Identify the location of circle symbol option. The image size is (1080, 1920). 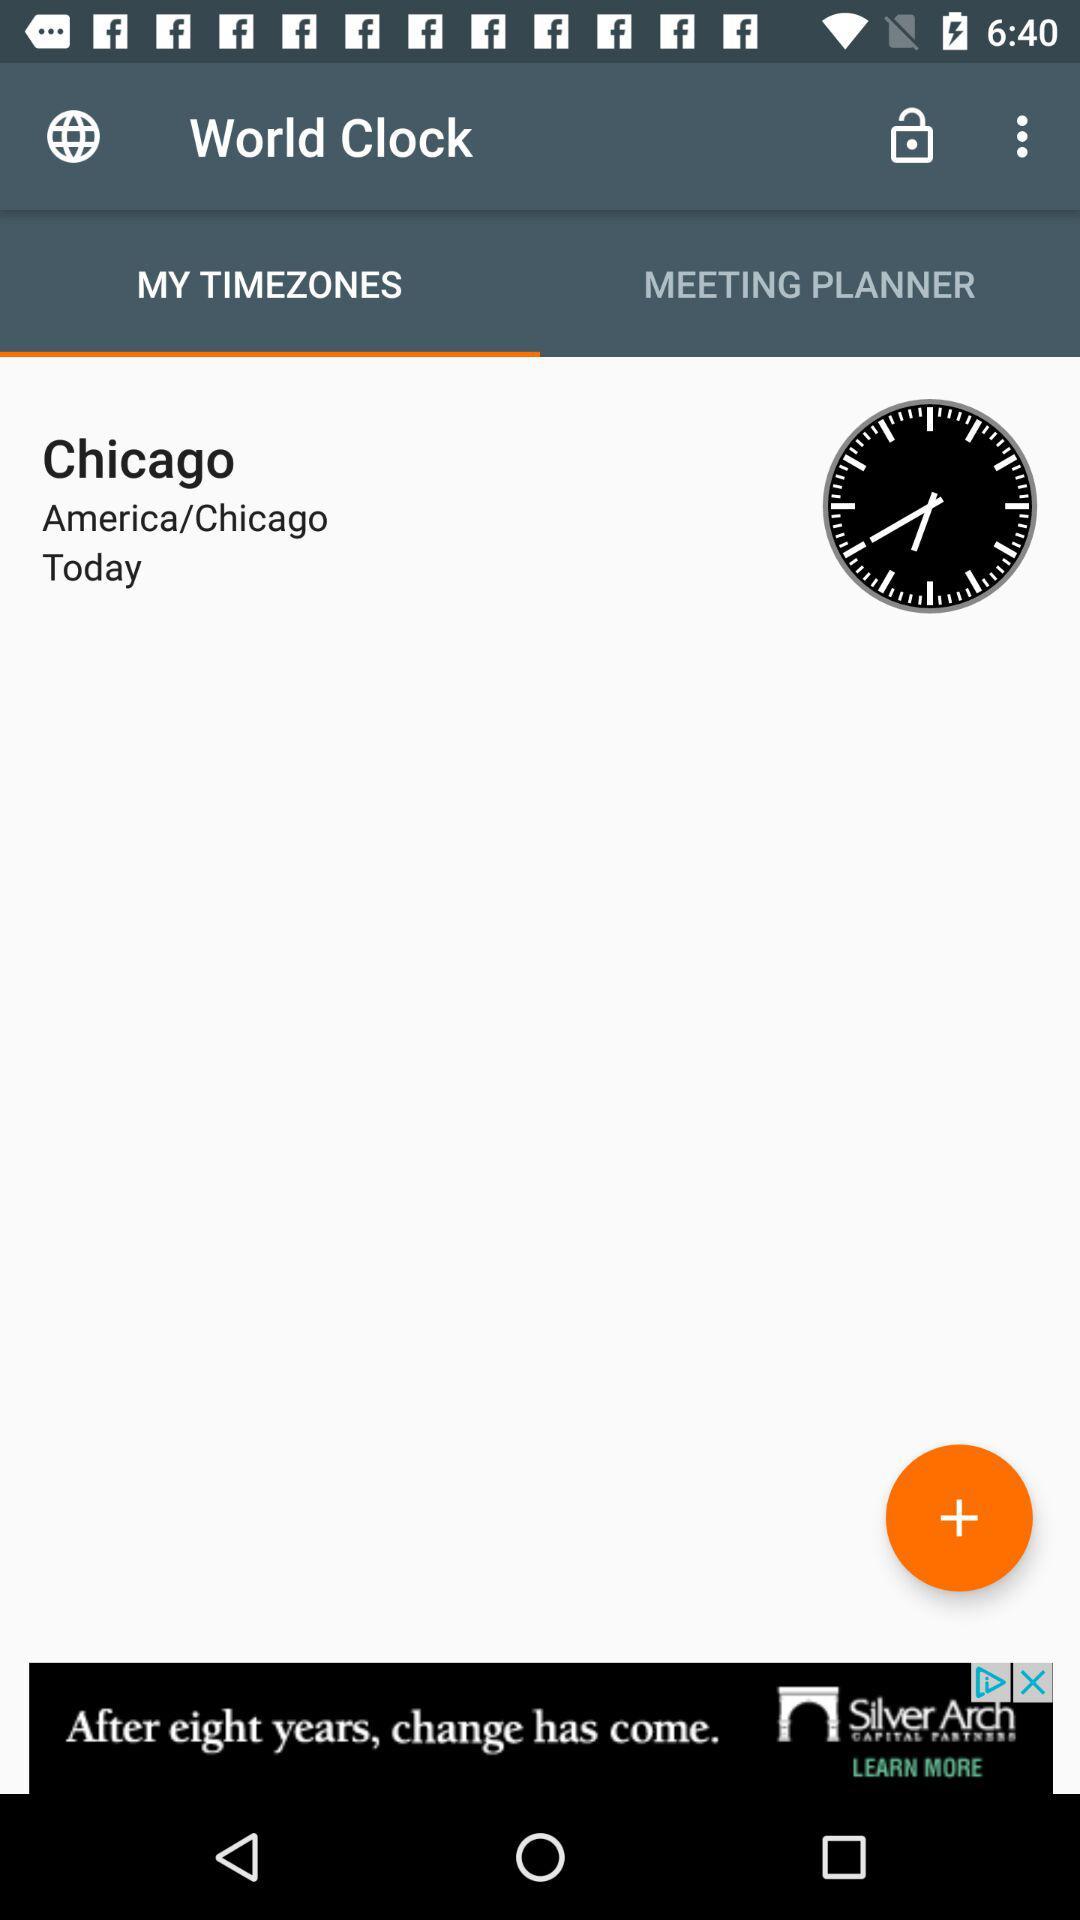
(958, 1517).